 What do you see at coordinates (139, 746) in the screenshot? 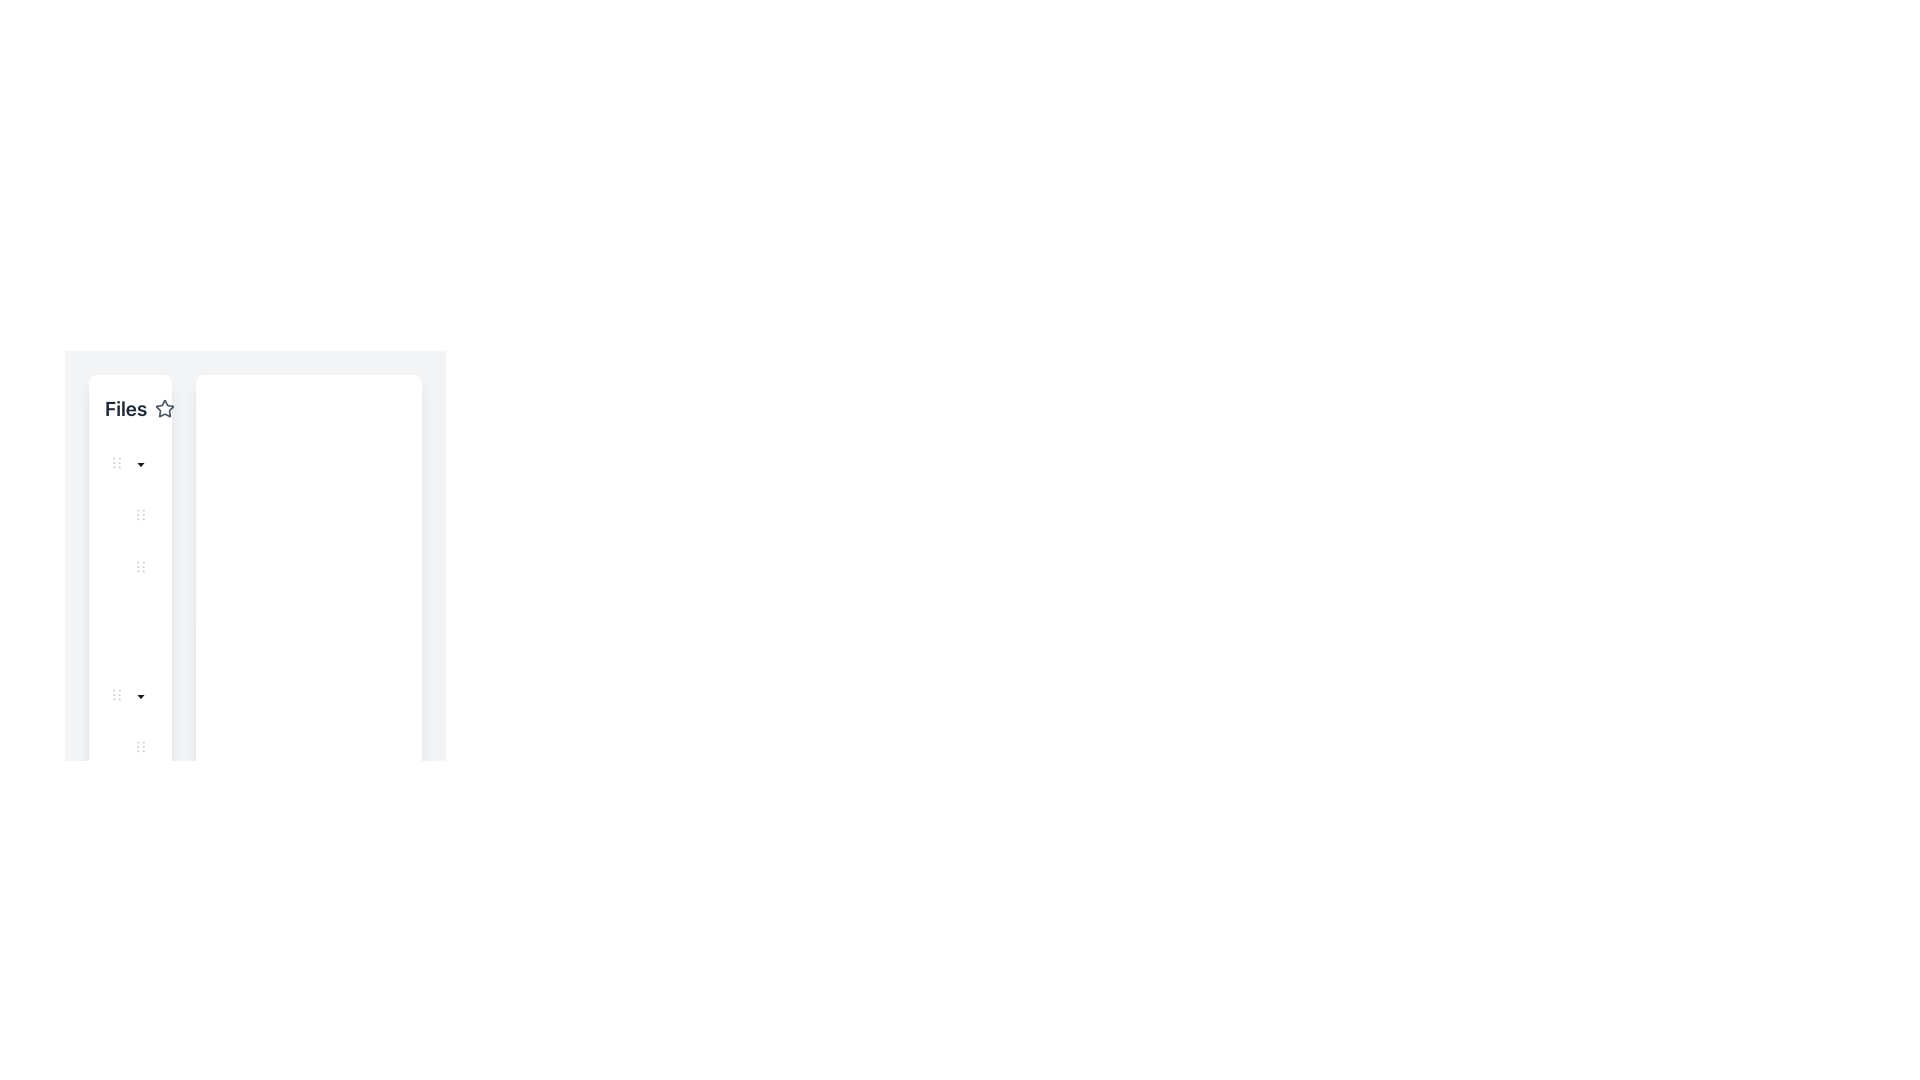
I see `the IconButton located in the left sidebar labeled 'Files', which serves as a drag handle or visual marker for interacting with its associated item` at bounding box center [139, 746].